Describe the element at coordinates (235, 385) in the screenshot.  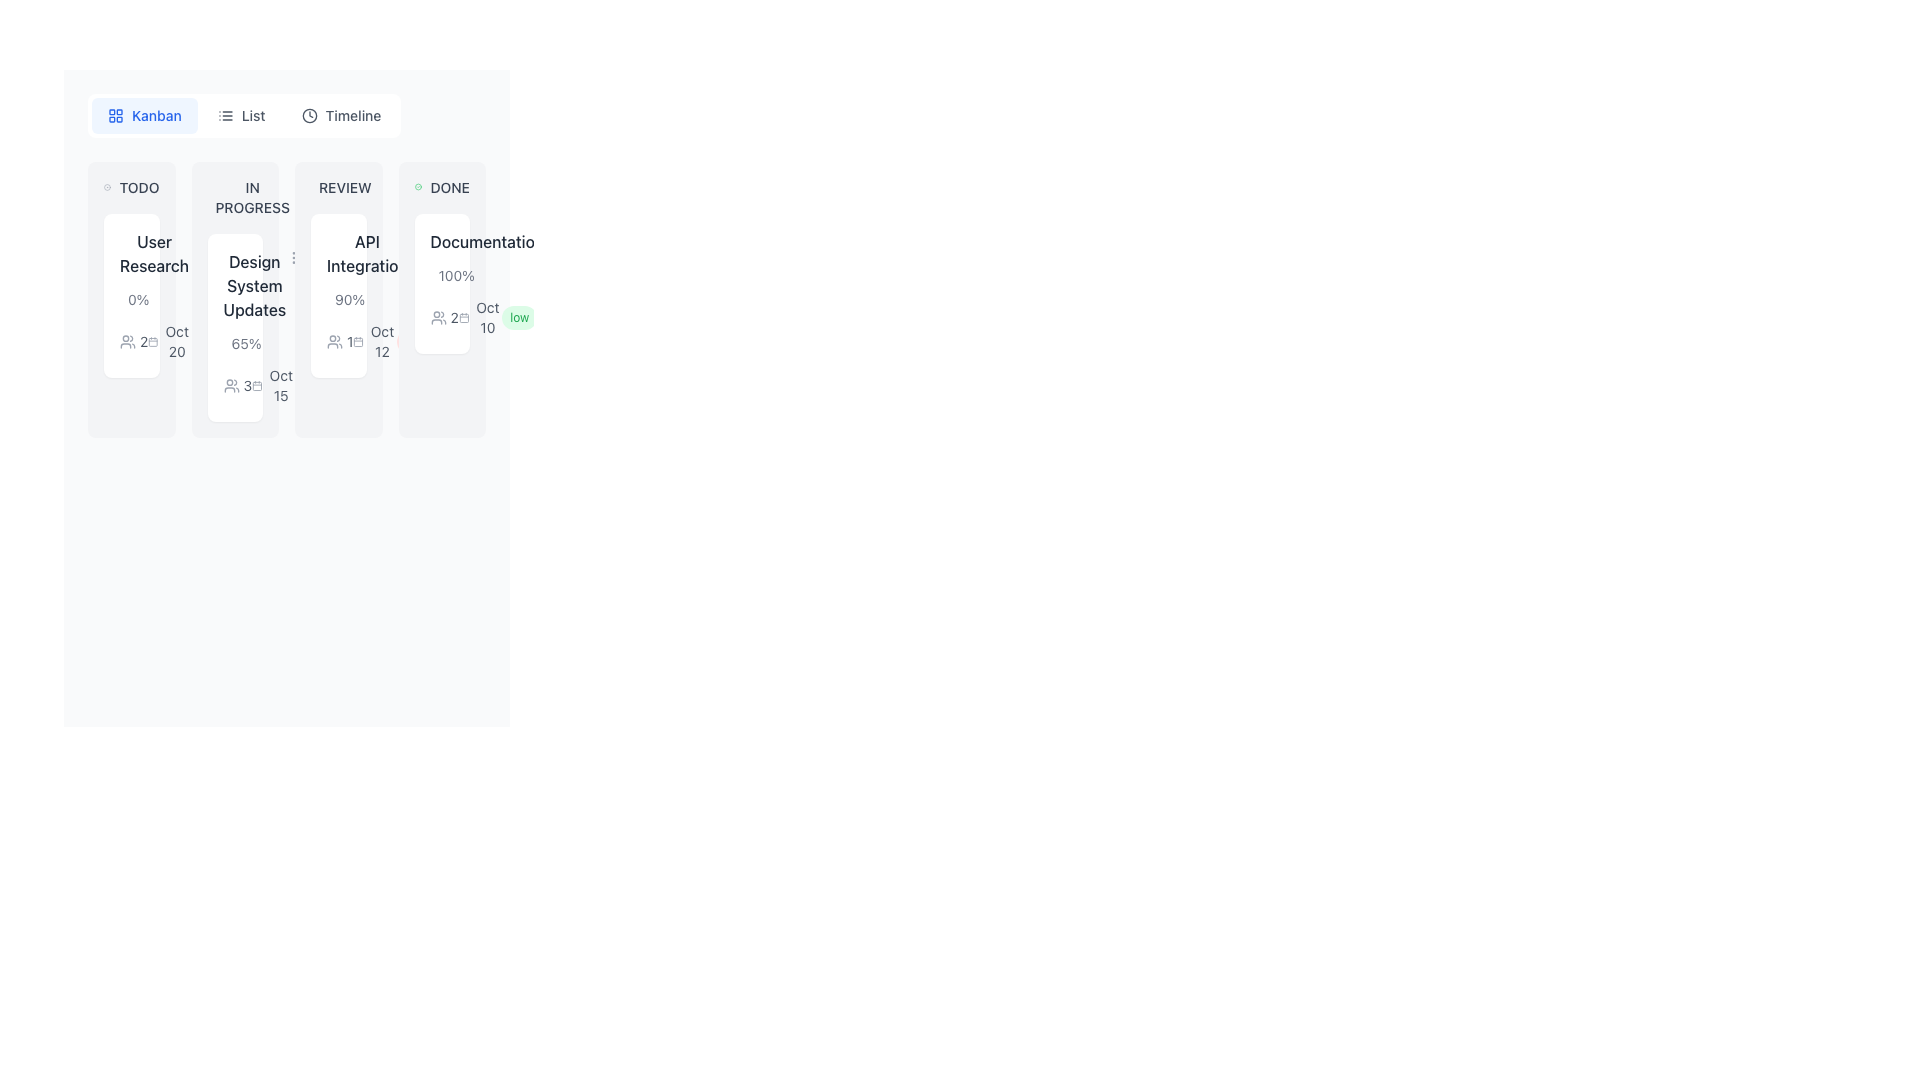
I see `the small gray icon resembling a group of users, located at the bottom-left of the 'Design System Updates' card in the 'IN PROGRESS' column of the Kanban board` at that location.